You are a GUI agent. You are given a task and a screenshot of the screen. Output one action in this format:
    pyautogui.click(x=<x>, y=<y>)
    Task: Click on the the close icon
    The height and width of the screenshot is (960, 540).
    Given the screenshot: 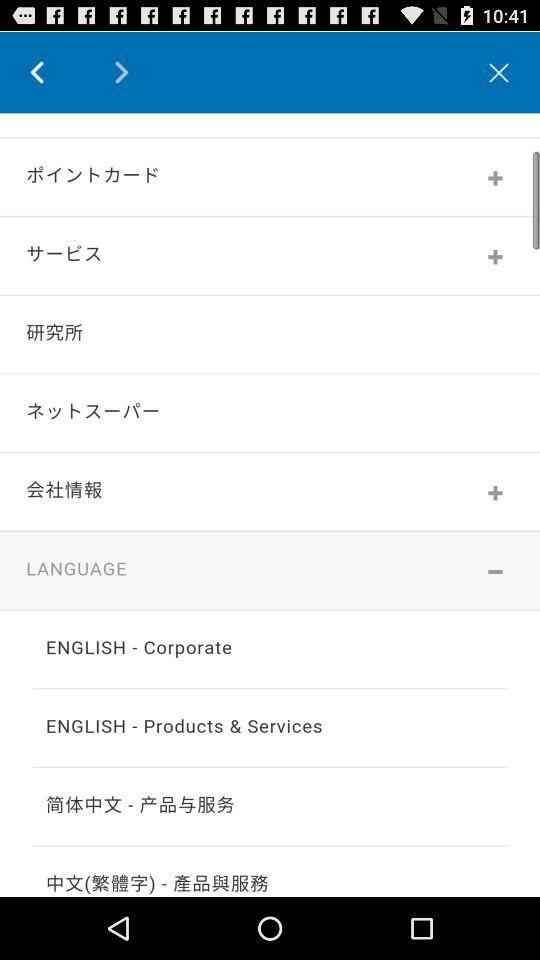 What is the action you would take?
    pyautogui.click(x=498, y=77)
    